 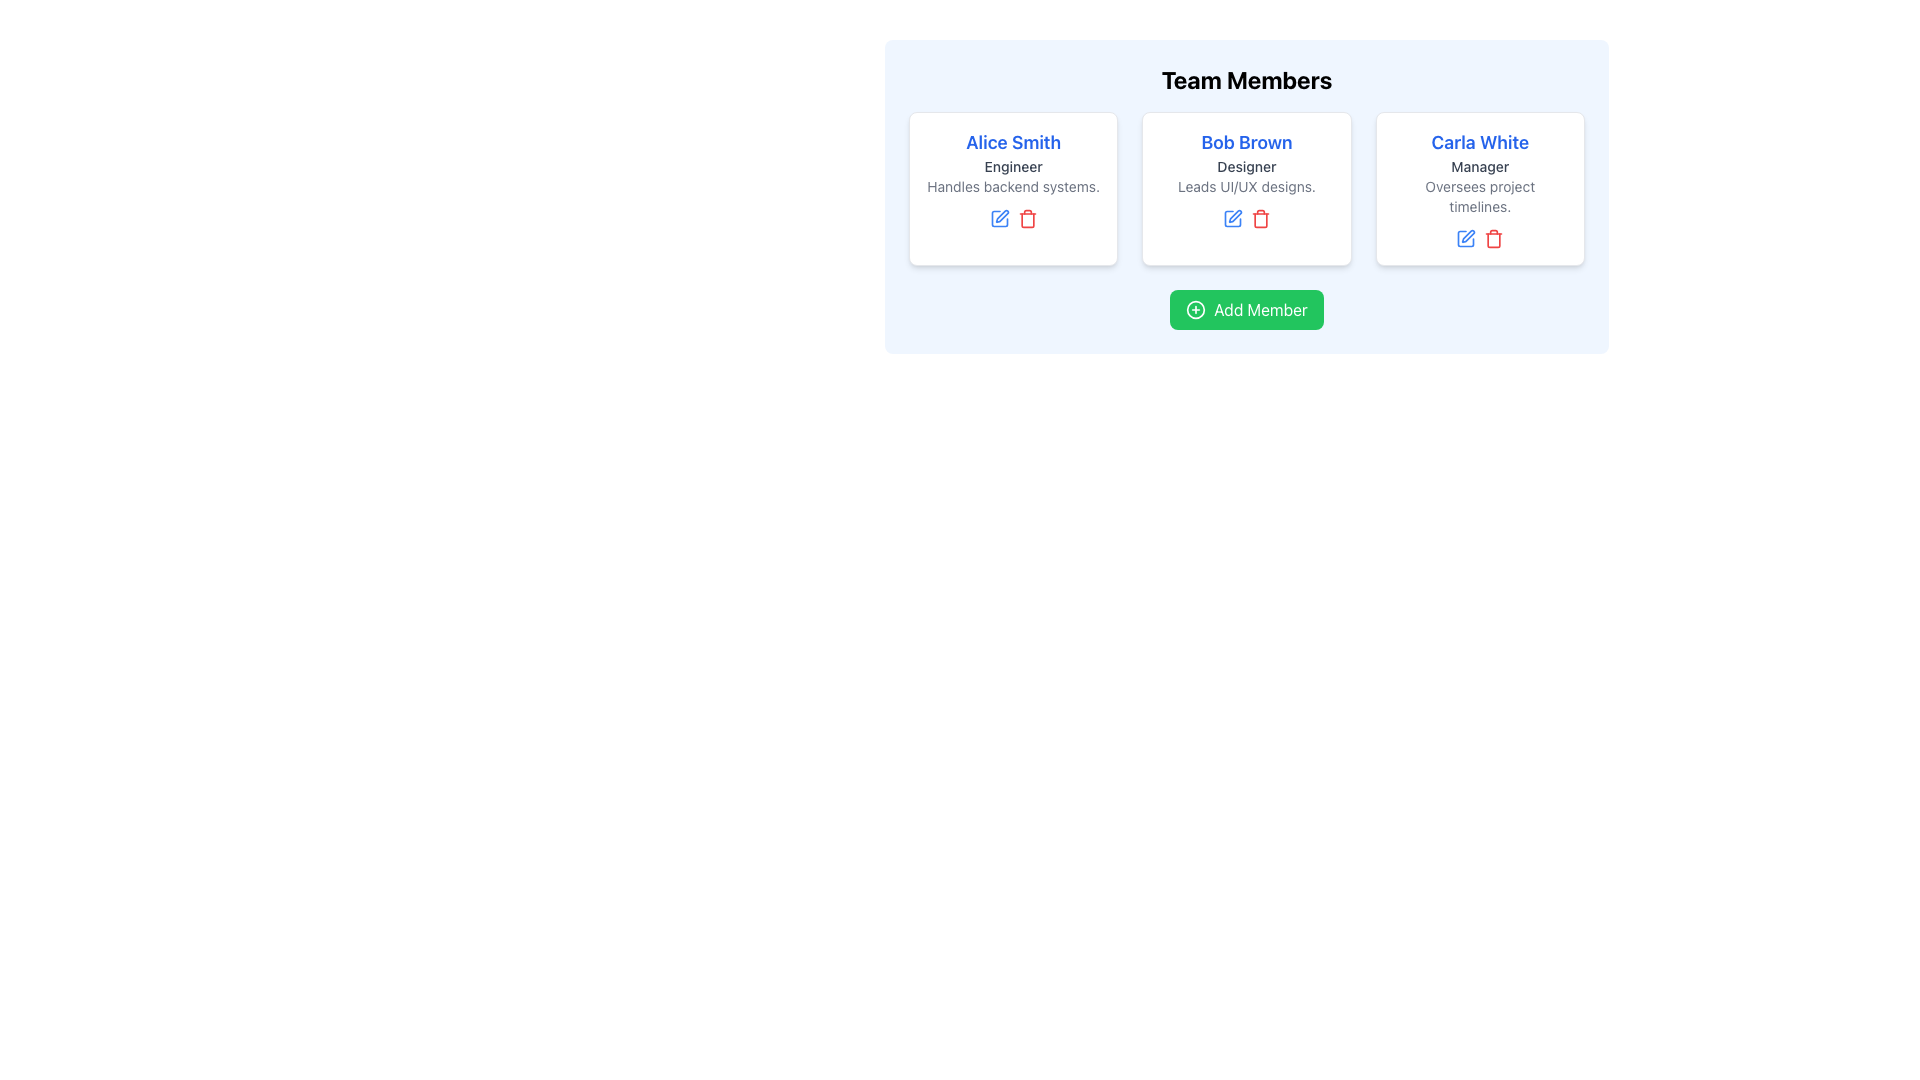 What do you see at coordinates (1013, 141) in the screenshot?
I see `the text label displaying the name 'Alice Smith' in large, vibrant blue font, located at the top of the leftmost card in a set of three cards` at bounding box center [1013, 141].